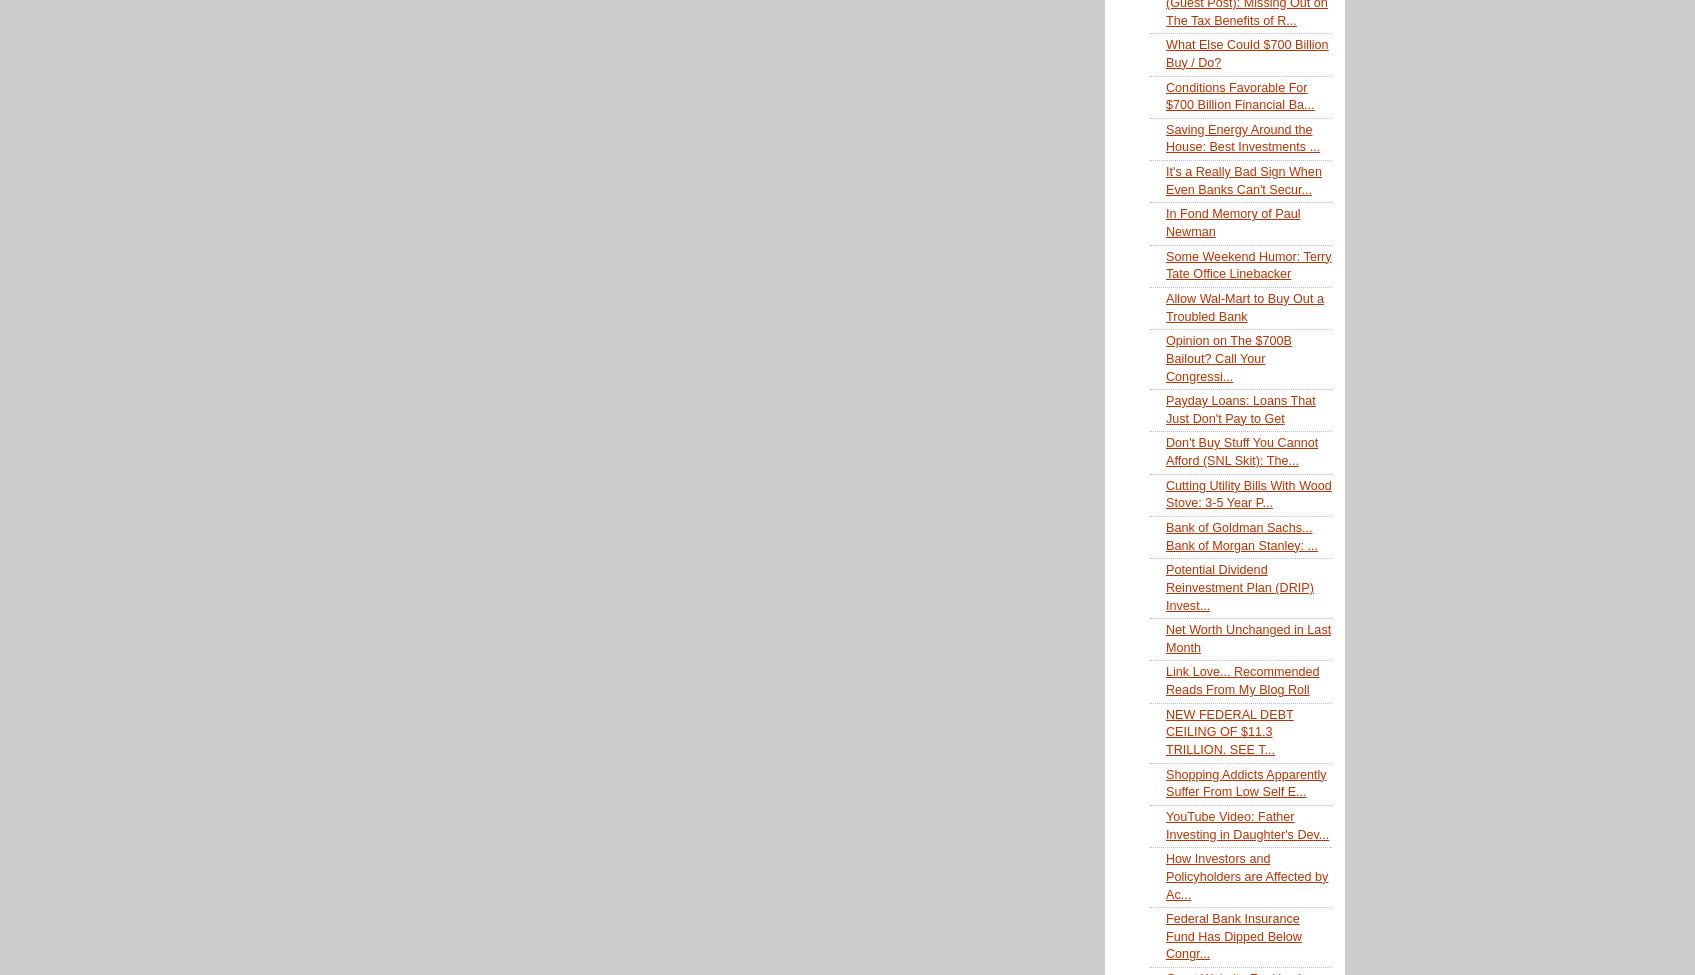  What do you see at coordinates (1164, 935) in the screenshot?
I see `'Federal Bank Insurance Fund Has Dipped Below Congr...'` at bounding box center [1164, 935].